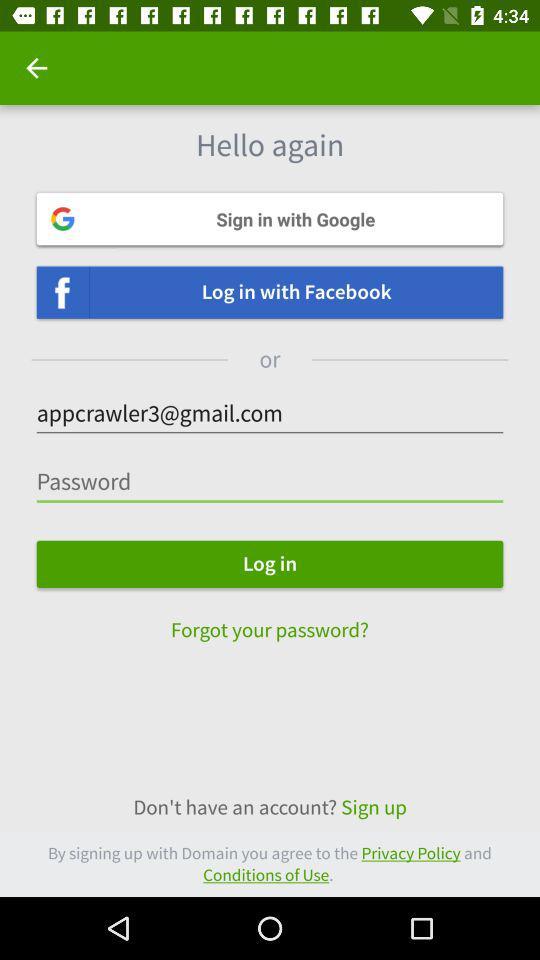 This screenshot has height=960, width=540. I want to click on the item above the hello again item, so click(36, 68).